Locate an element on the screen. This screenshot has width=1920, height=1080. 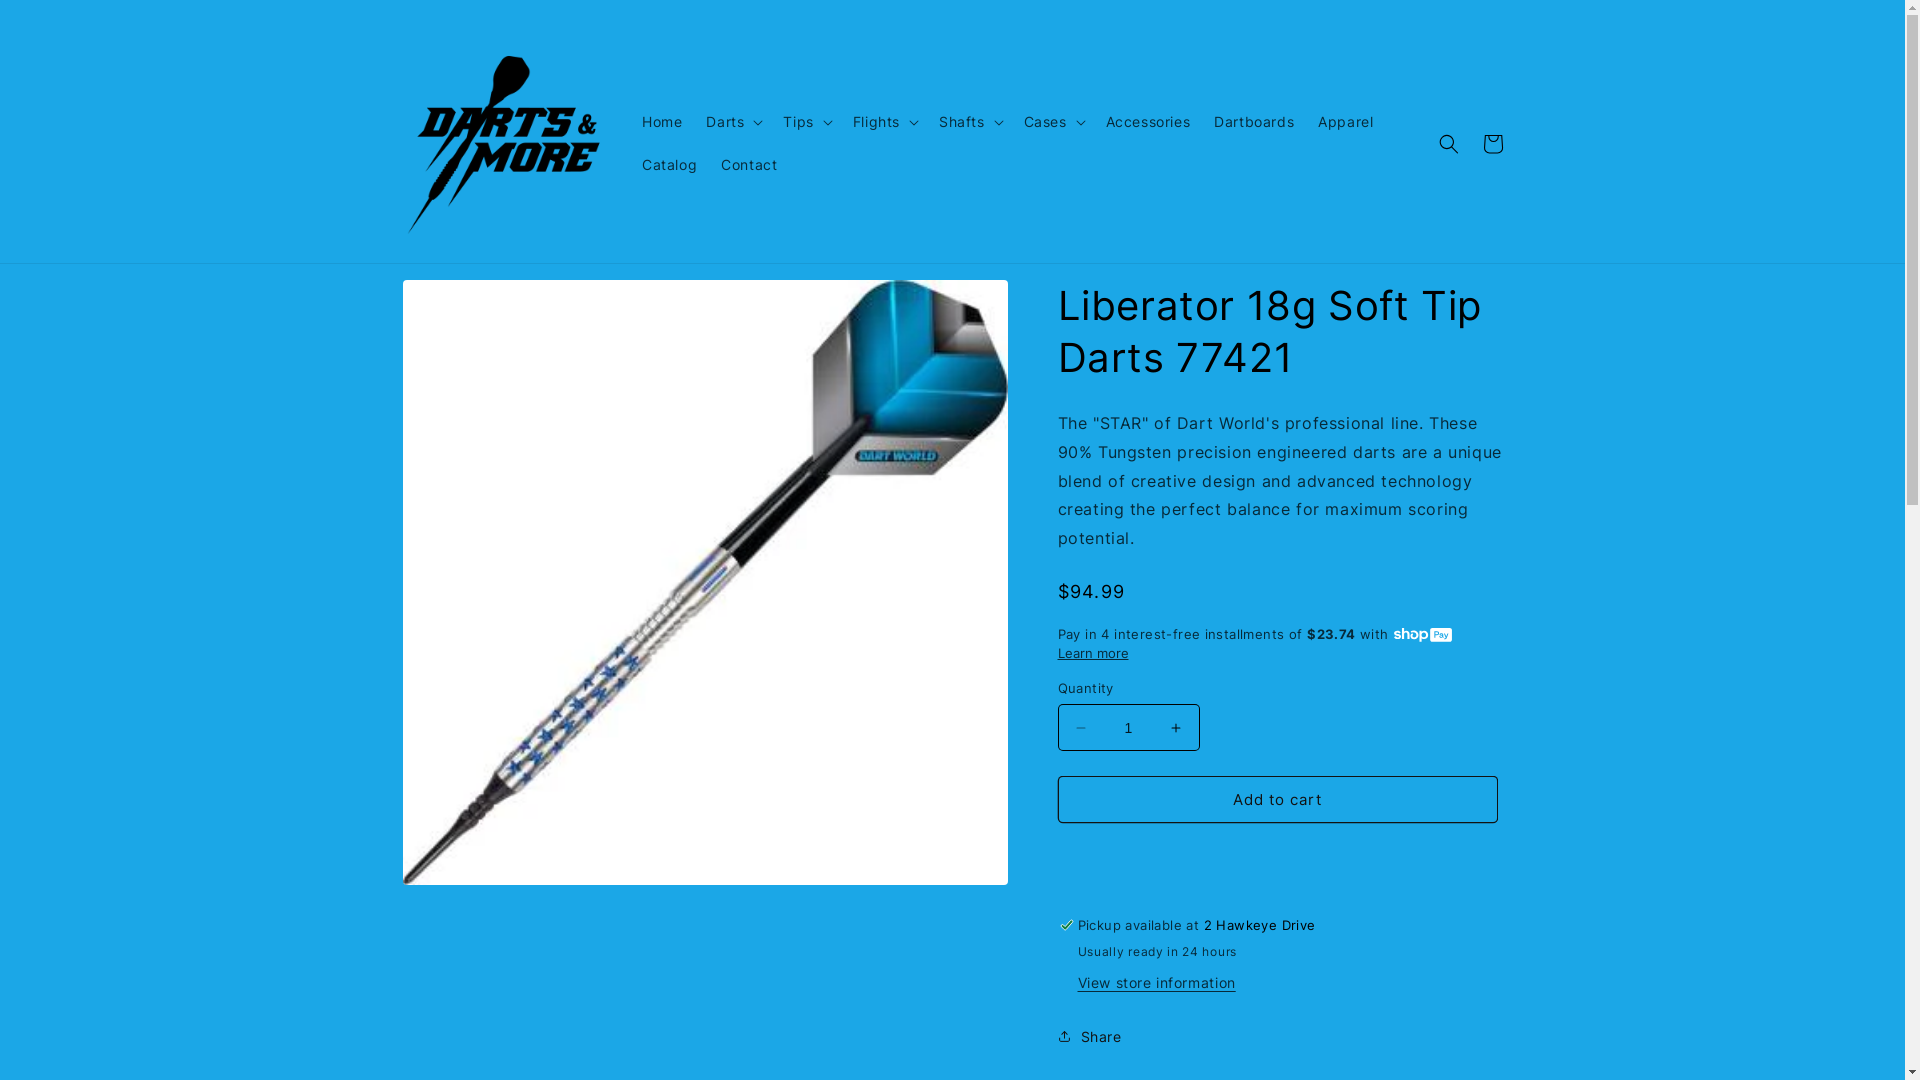
'Apparel' is located at coordinates (1305, 122).